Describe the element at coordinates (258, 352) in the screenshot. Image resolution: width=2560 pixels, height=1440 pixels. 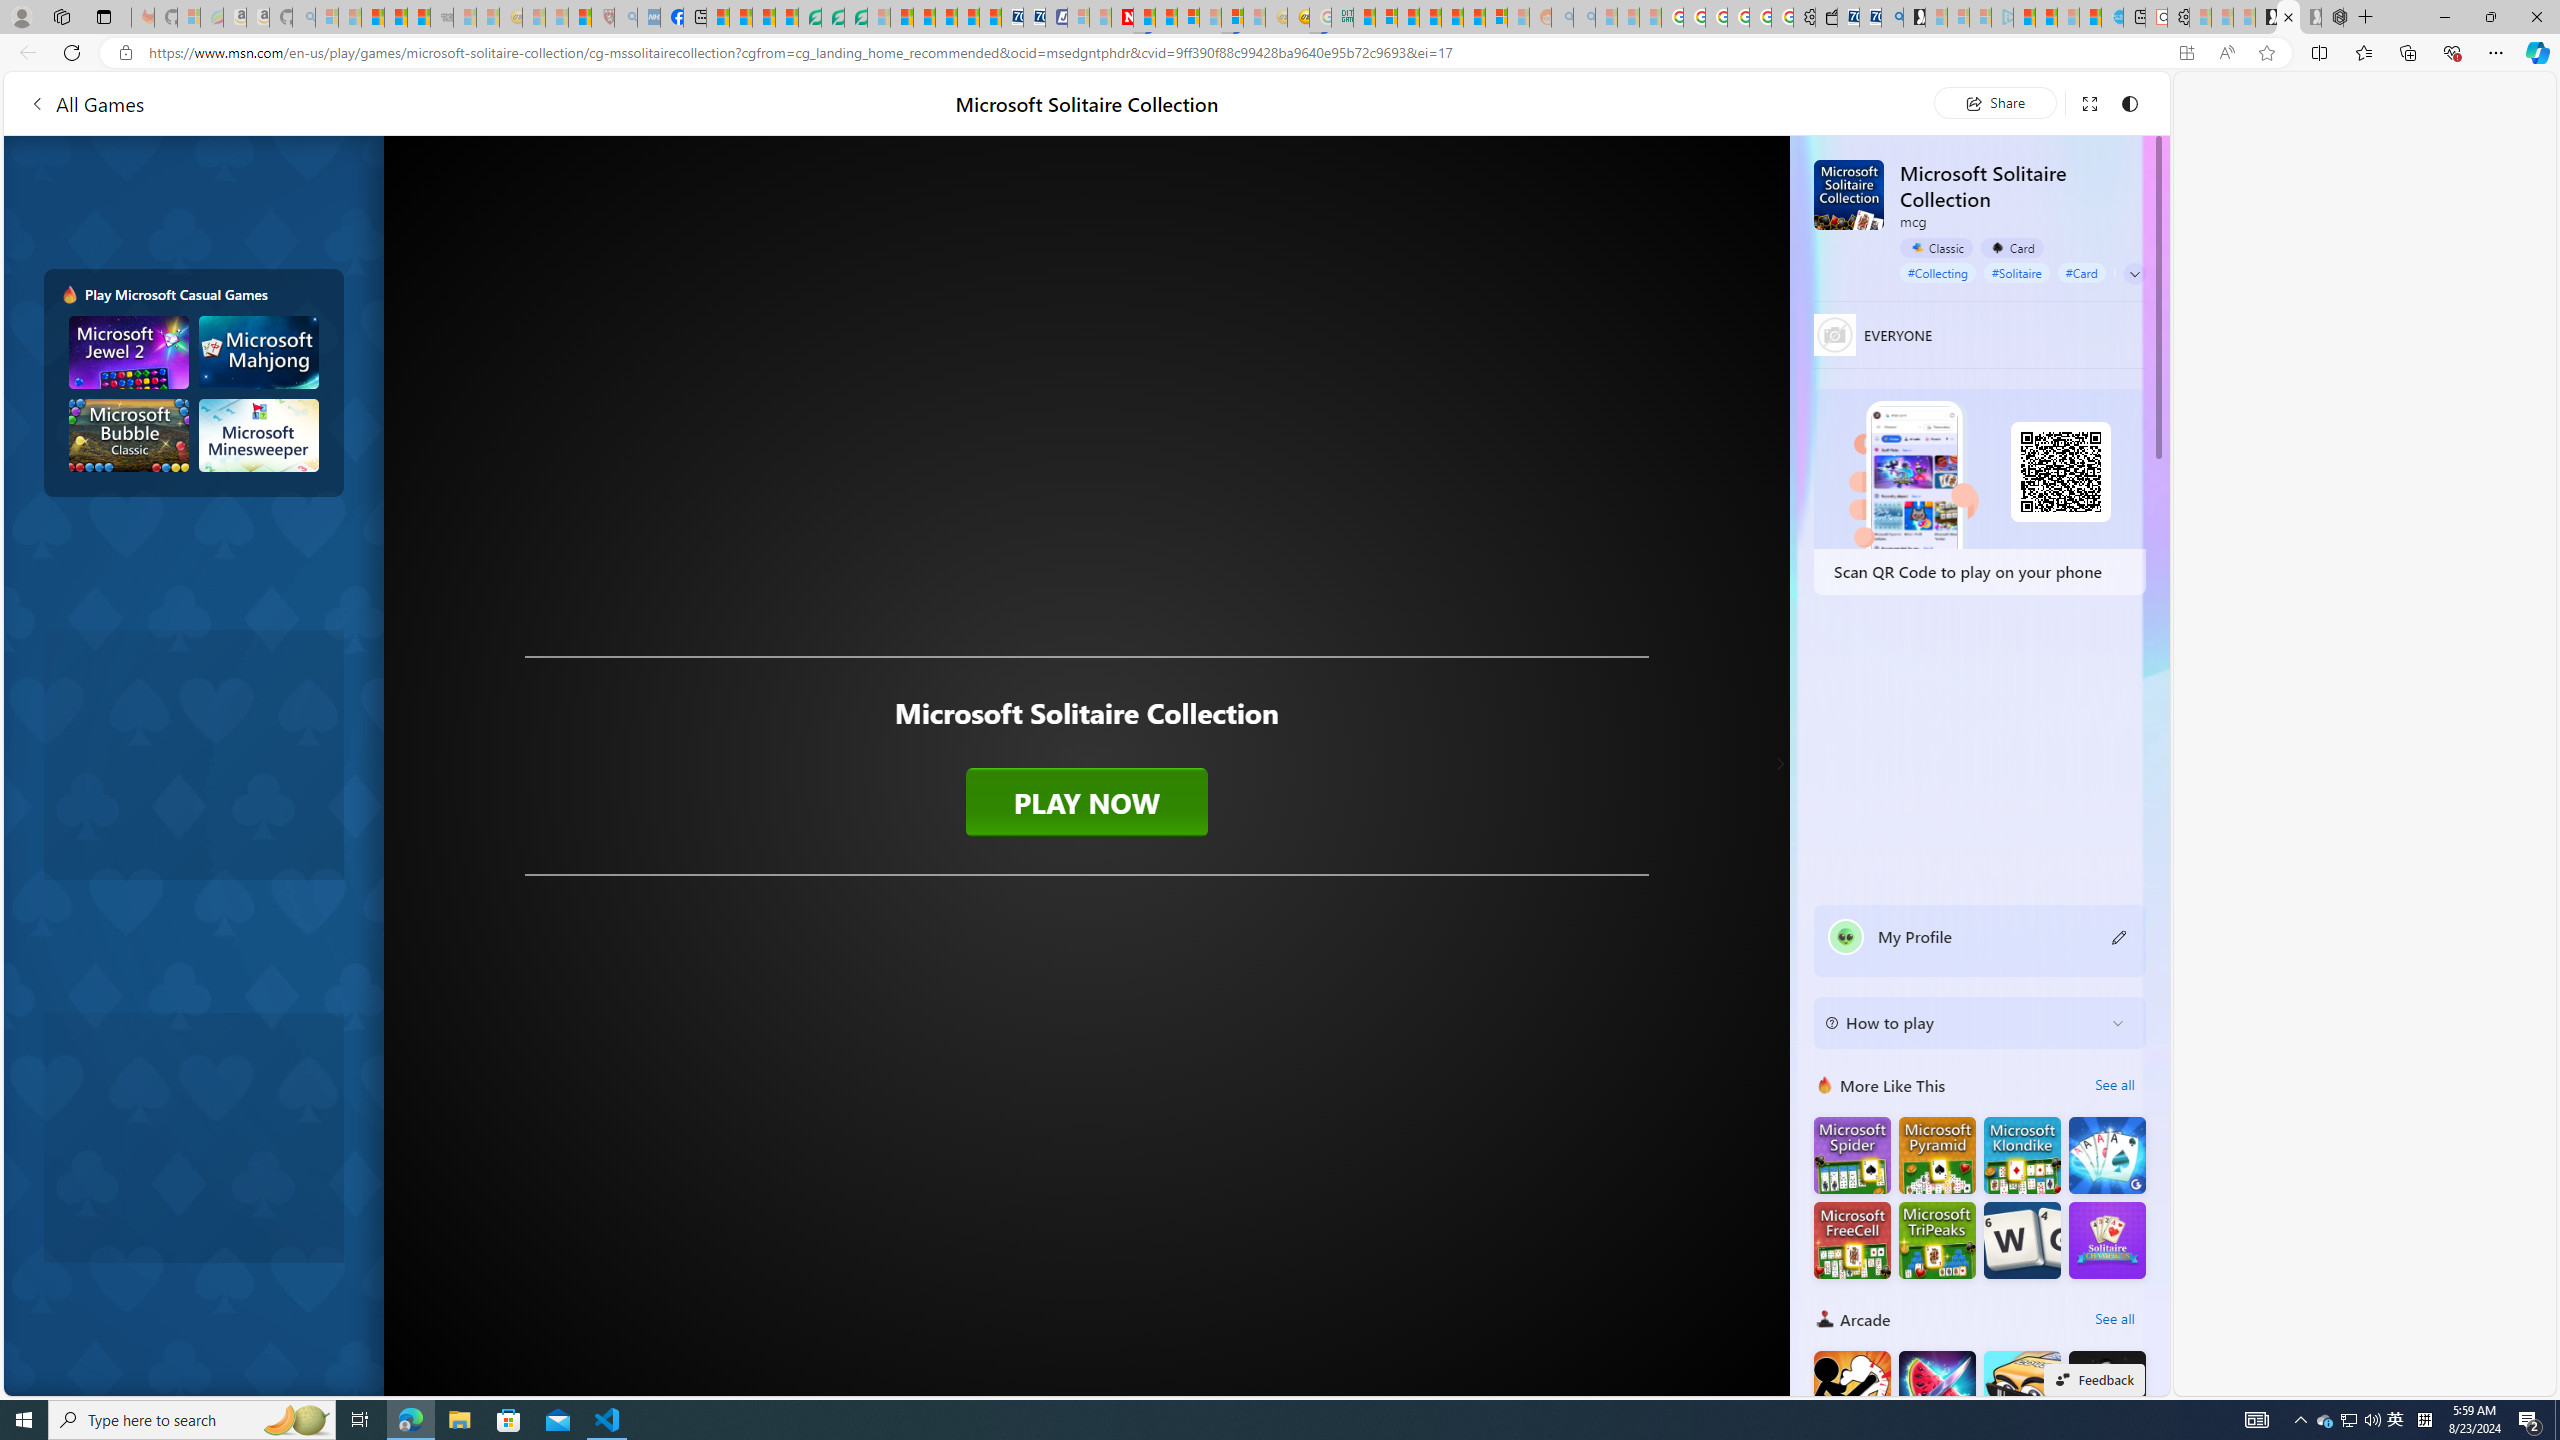
I see `'Microsoft Mahjong'` at that location.